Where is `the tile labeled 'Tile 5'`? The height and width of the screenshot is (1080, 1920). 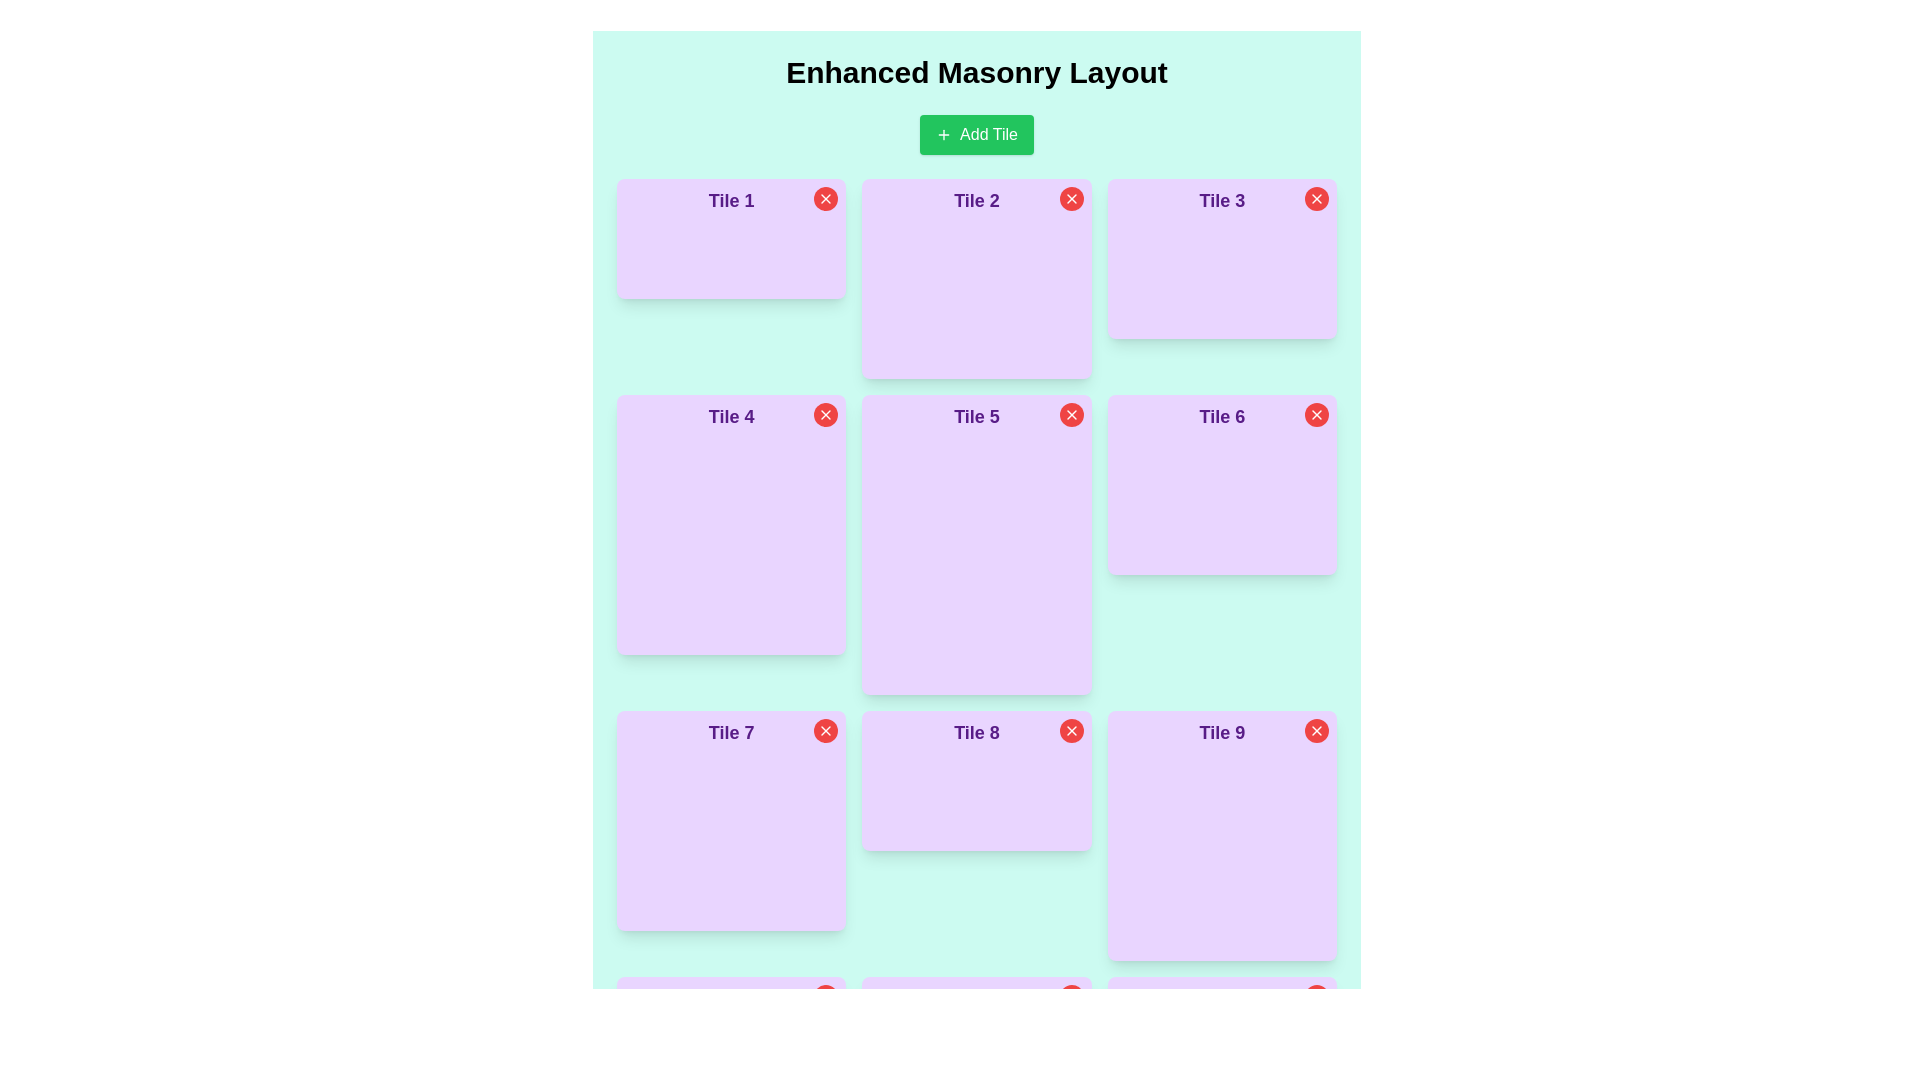
the tile labeled 'Tile 5' is located at coordinates (976, 544).